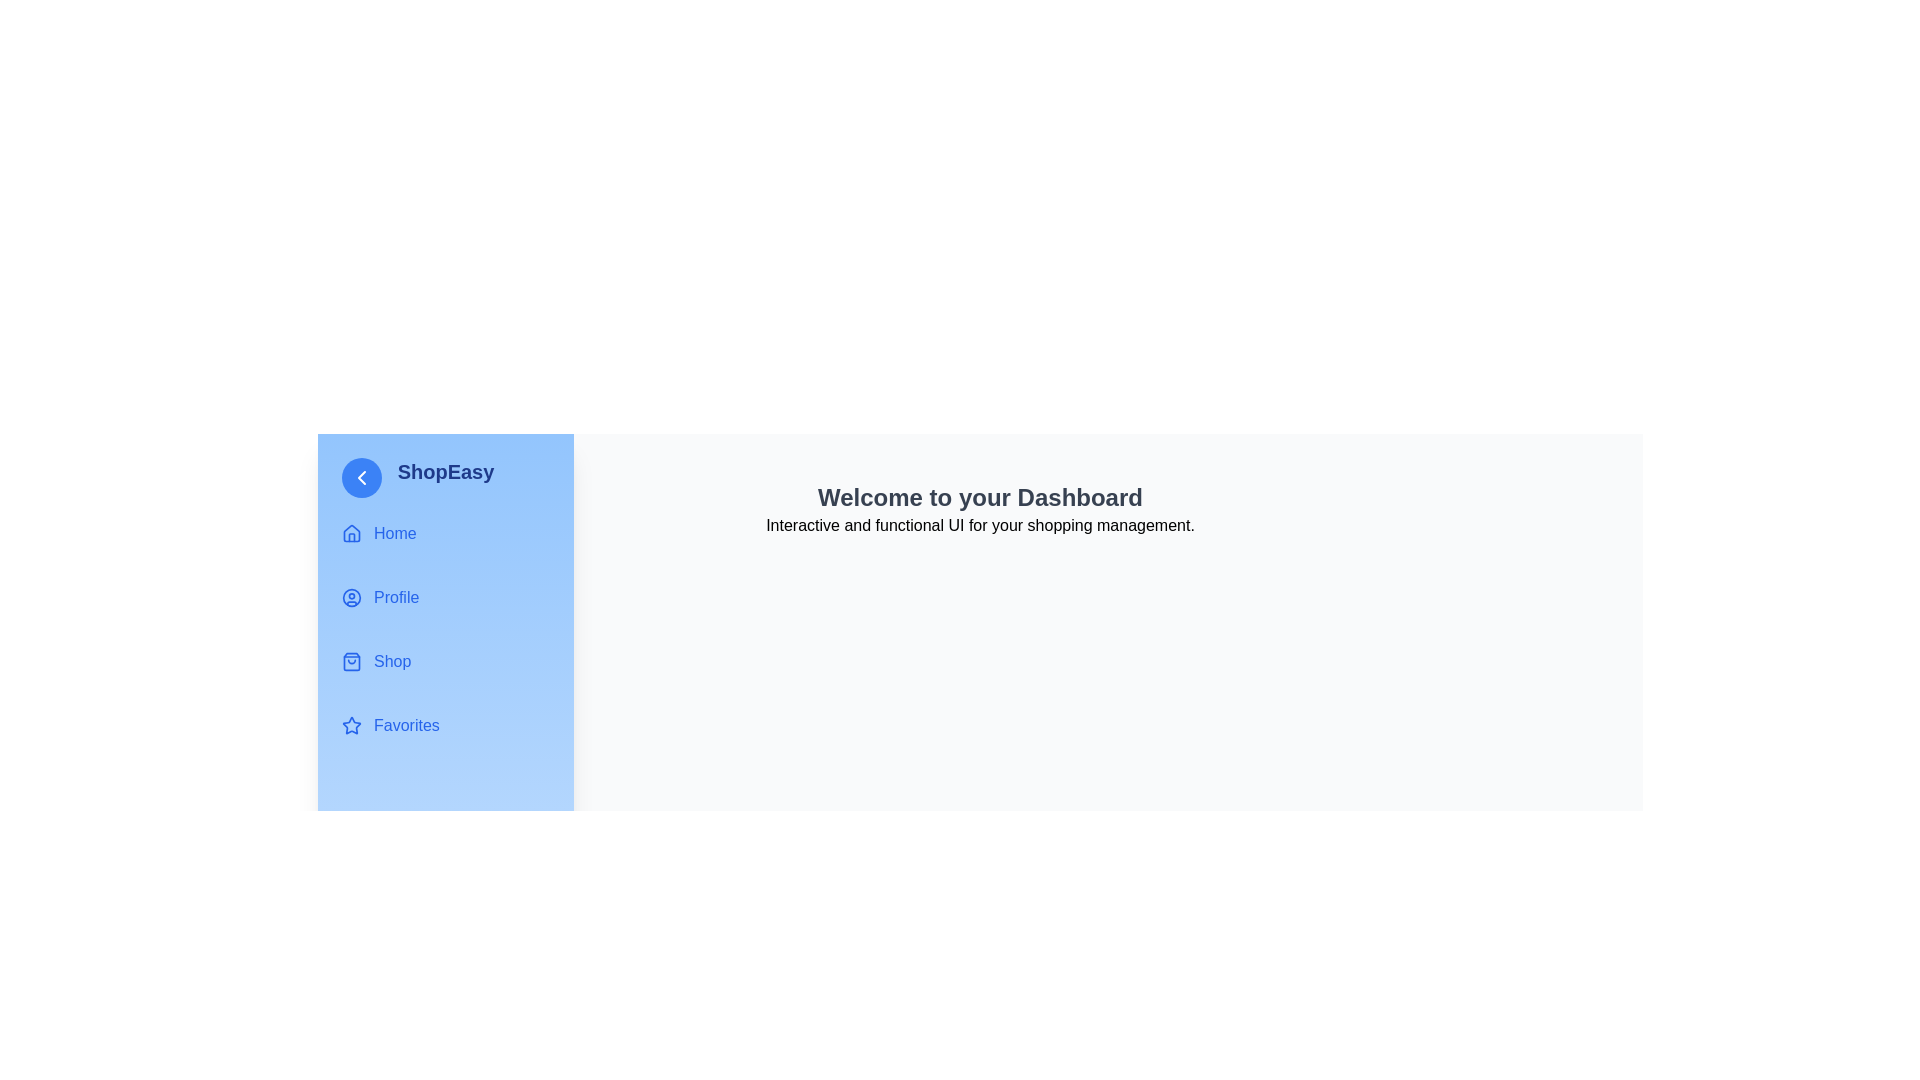 The height and width of the screenshot is (1080, 1920). I want to click on the 'Favorites' icon located at the bottom of the menu list, to the left of the text label 'Favorites', so click(351, 725).